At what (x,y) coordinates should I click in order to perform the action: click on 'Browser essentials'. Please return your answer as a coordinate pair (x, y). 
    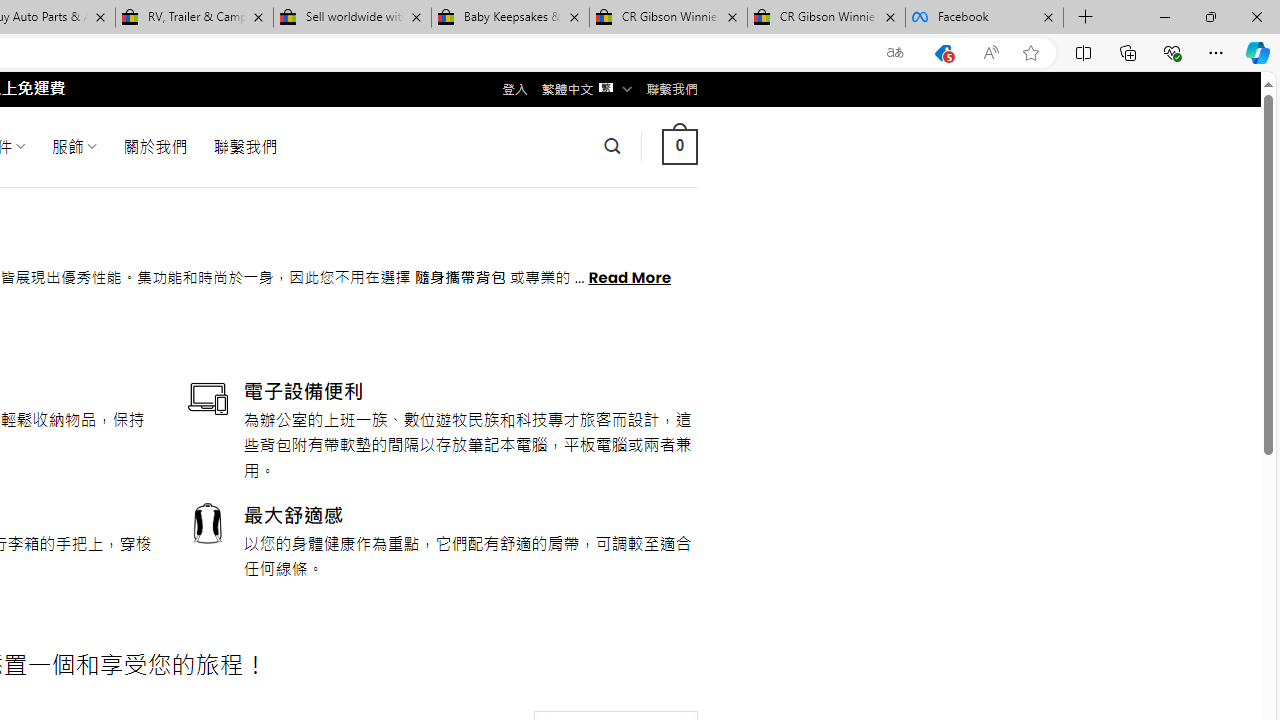
    Looking at the image, I should click on (1171, 51).